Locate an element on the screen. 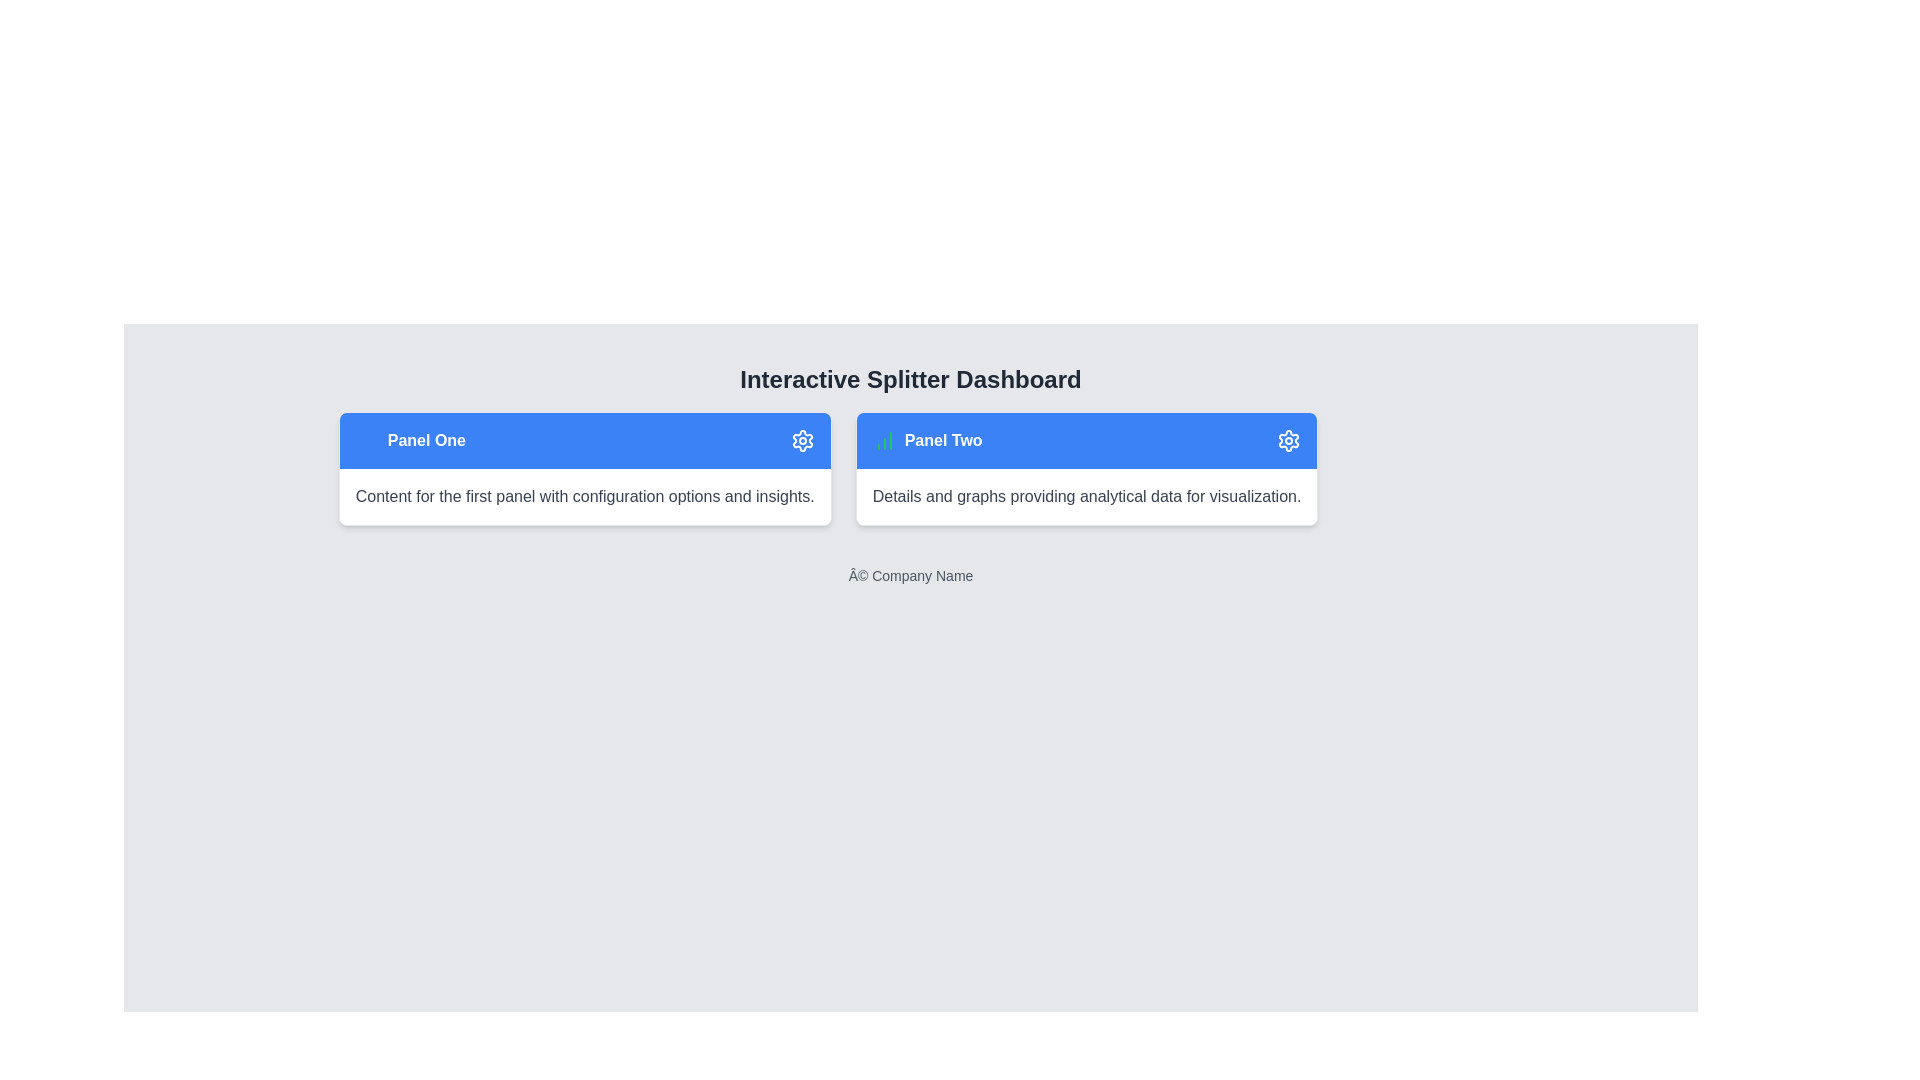  the gear icon located in the top right corner of 'Panel Two' is located at coordinates (802, 439).